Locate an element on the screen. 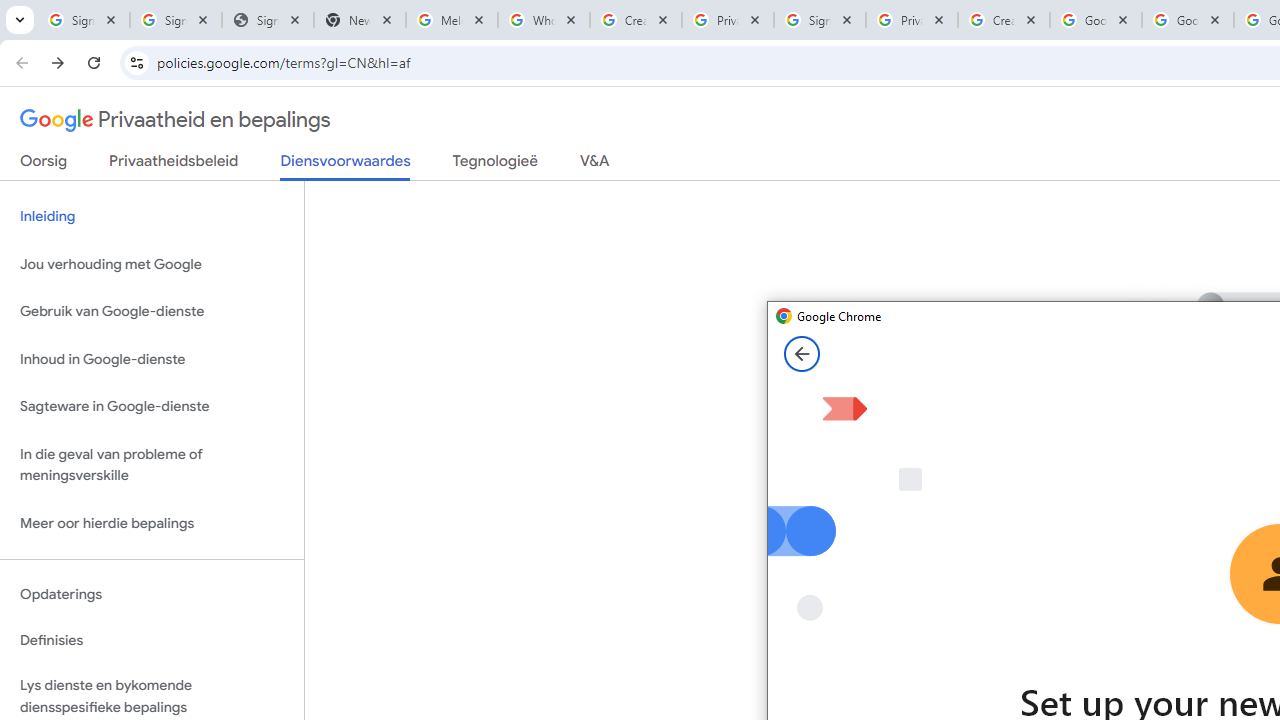 The image size is (1280, 720). 'Create your Google Account' is located at coordinates (1003, 20).